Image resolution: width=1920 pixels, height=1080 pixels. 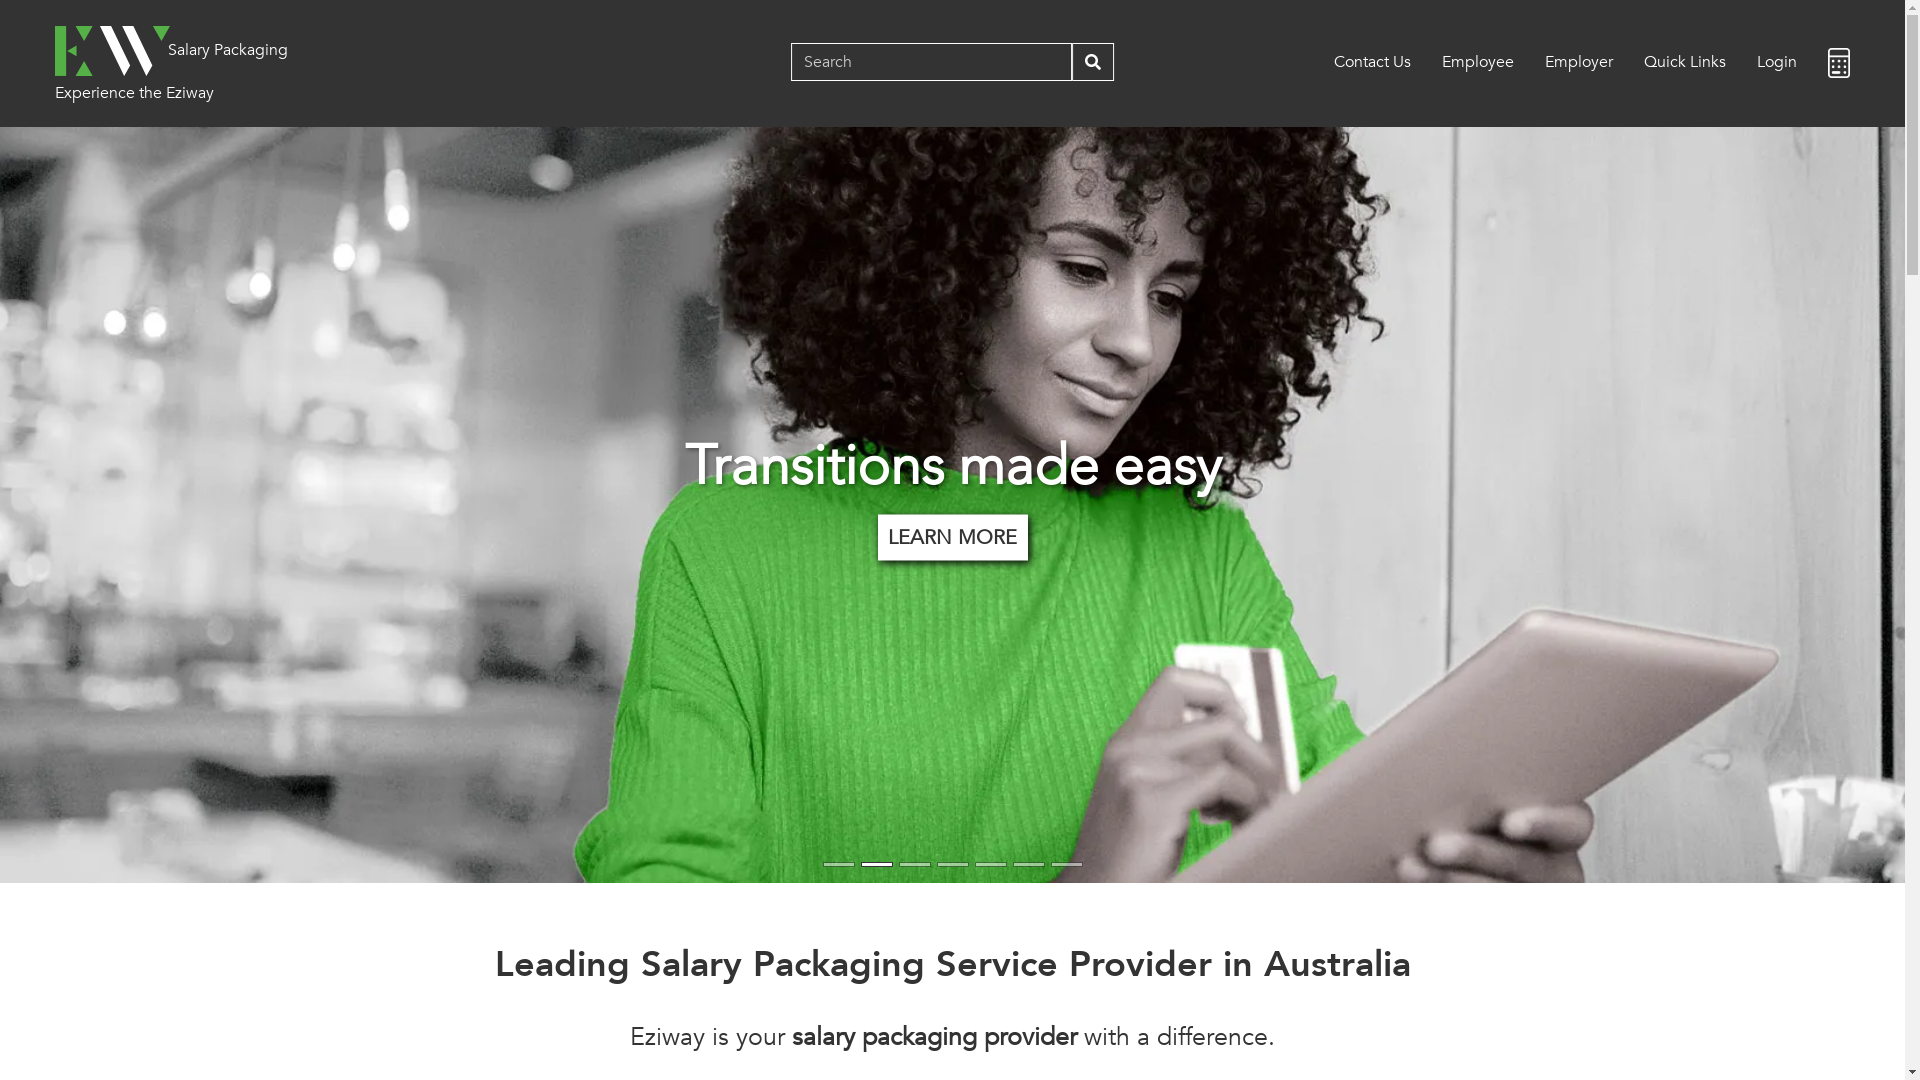 I want to click on 'LEARN MORE', so click(x=878, y=535).